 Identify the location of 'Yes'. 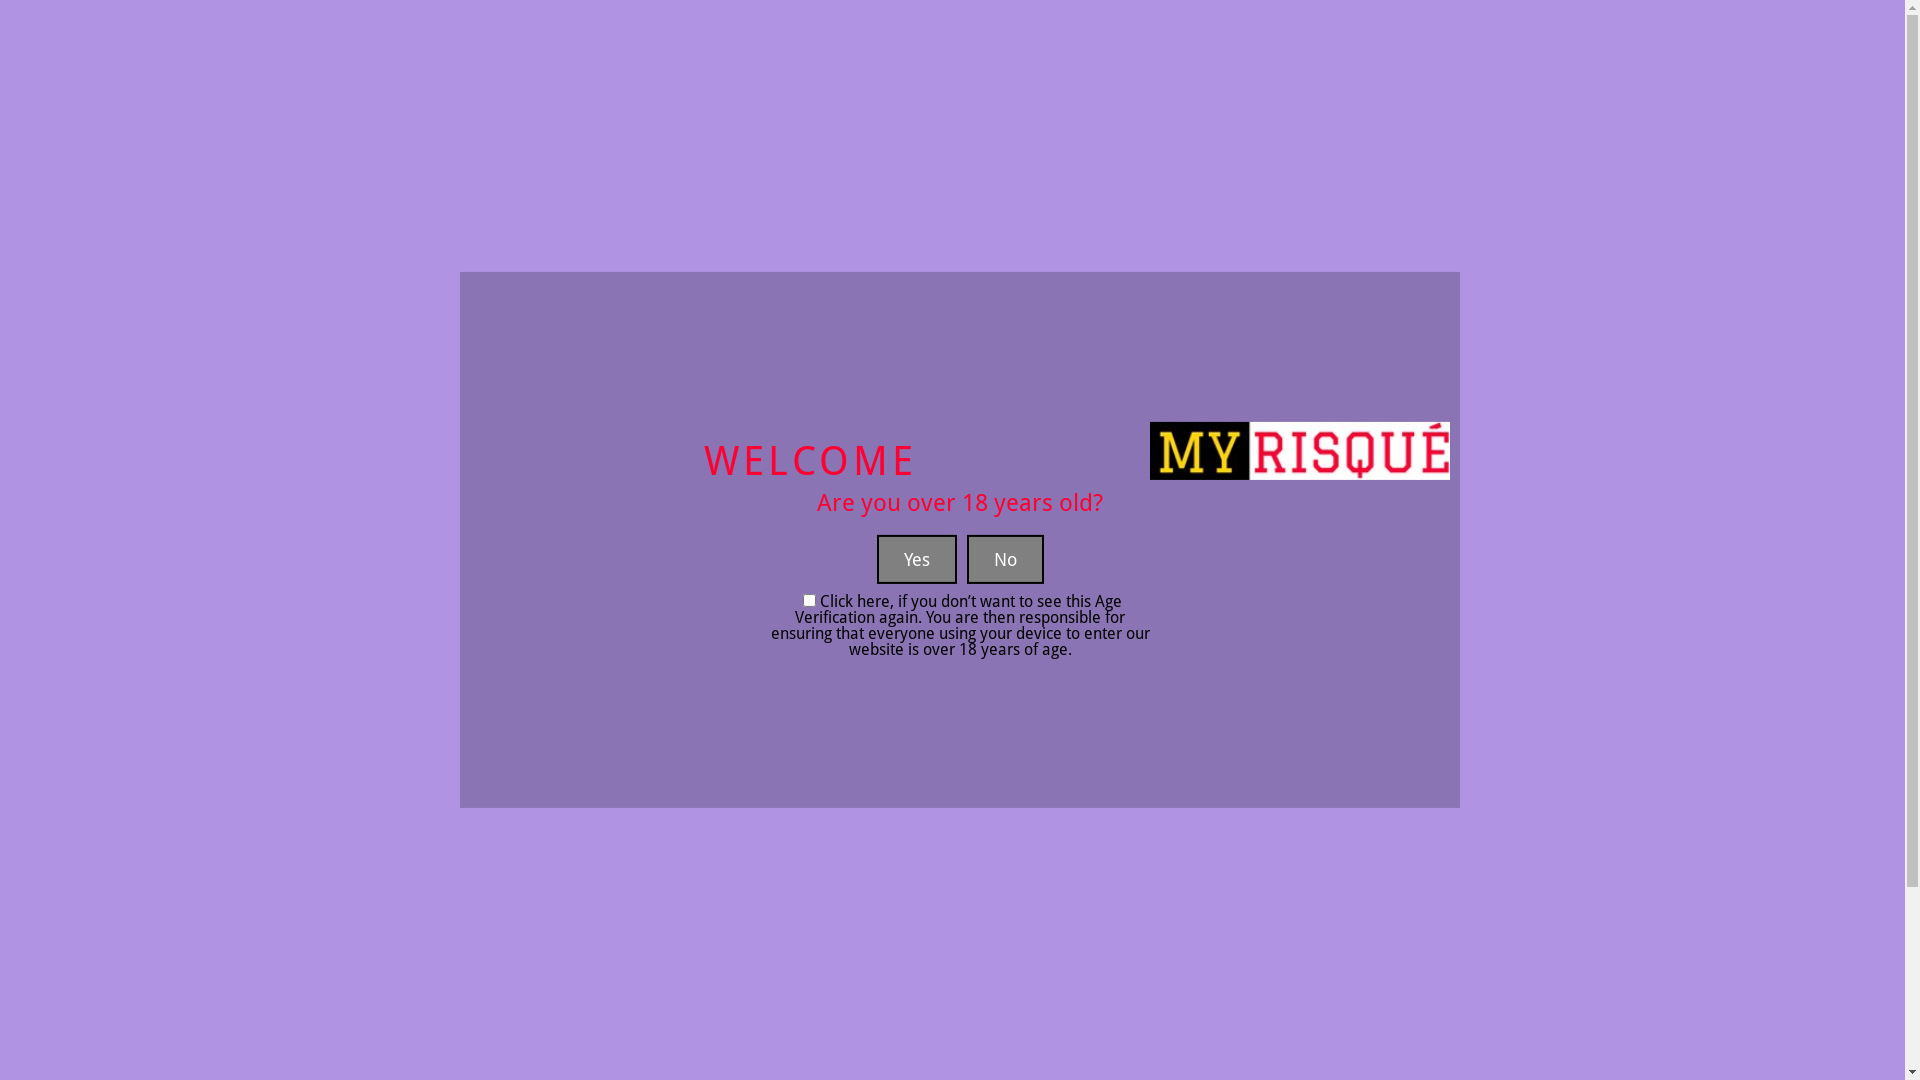
(915, 559).